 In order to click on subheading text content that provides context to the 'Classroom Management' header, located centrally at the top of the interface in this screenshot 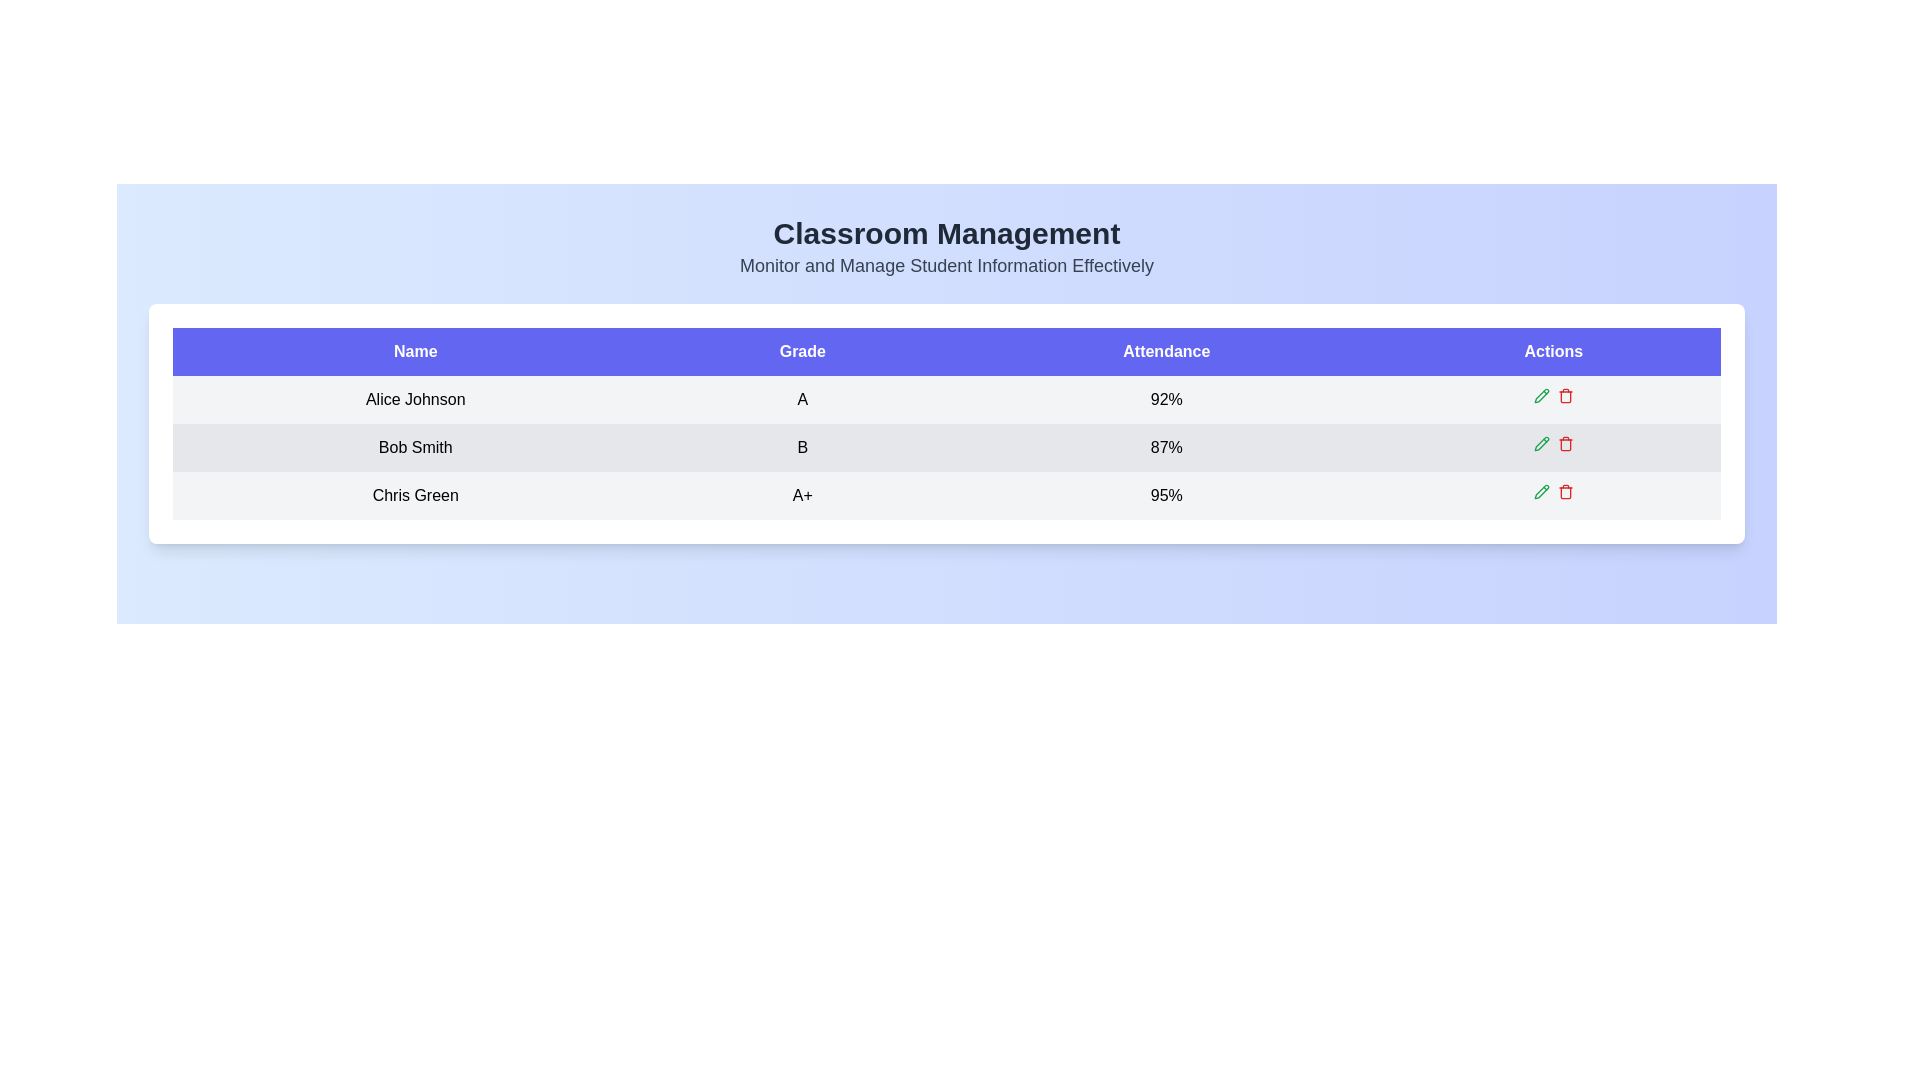, I will do `click(945, 265)`.